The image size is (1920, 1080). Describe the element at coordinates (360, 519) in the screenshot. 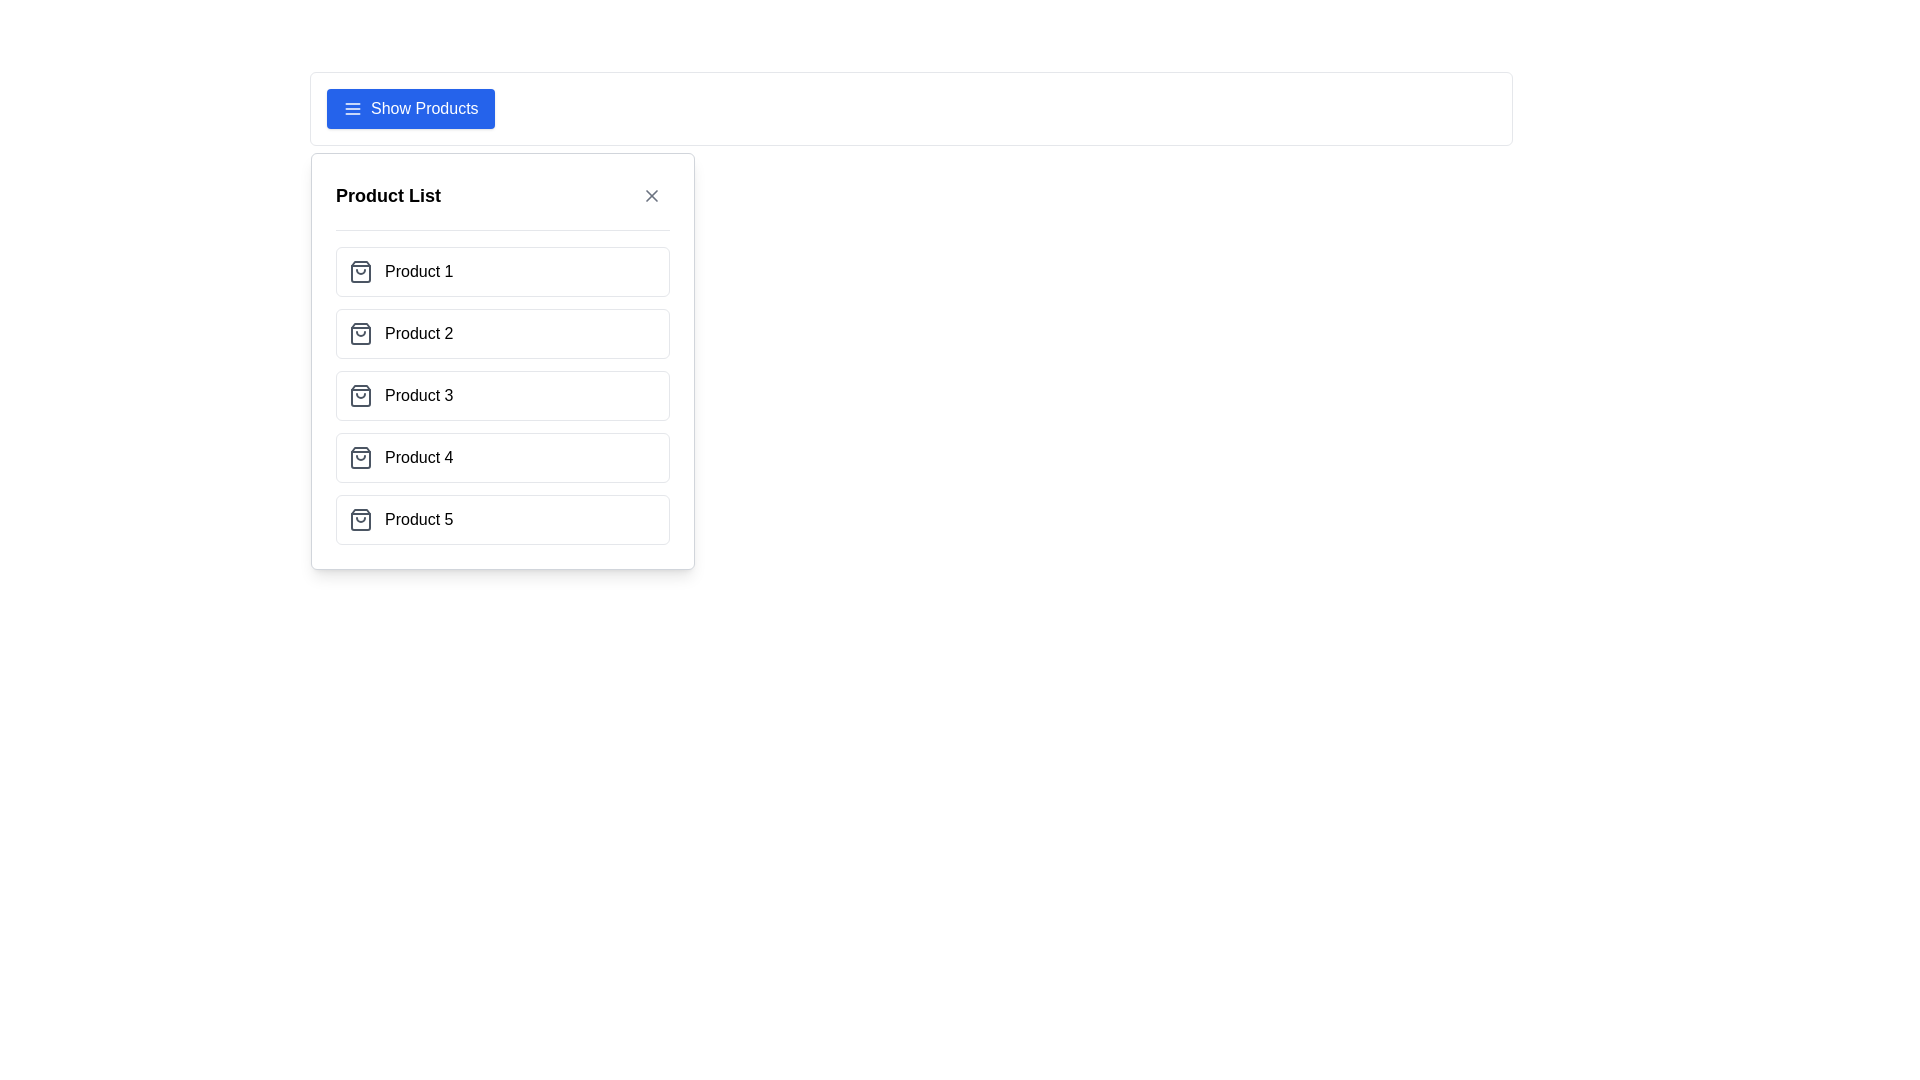

I see `the shopping bag icon located at the beginning of the list item labeled 'Product 5', which has a gray outline and no internal fill` at that location.